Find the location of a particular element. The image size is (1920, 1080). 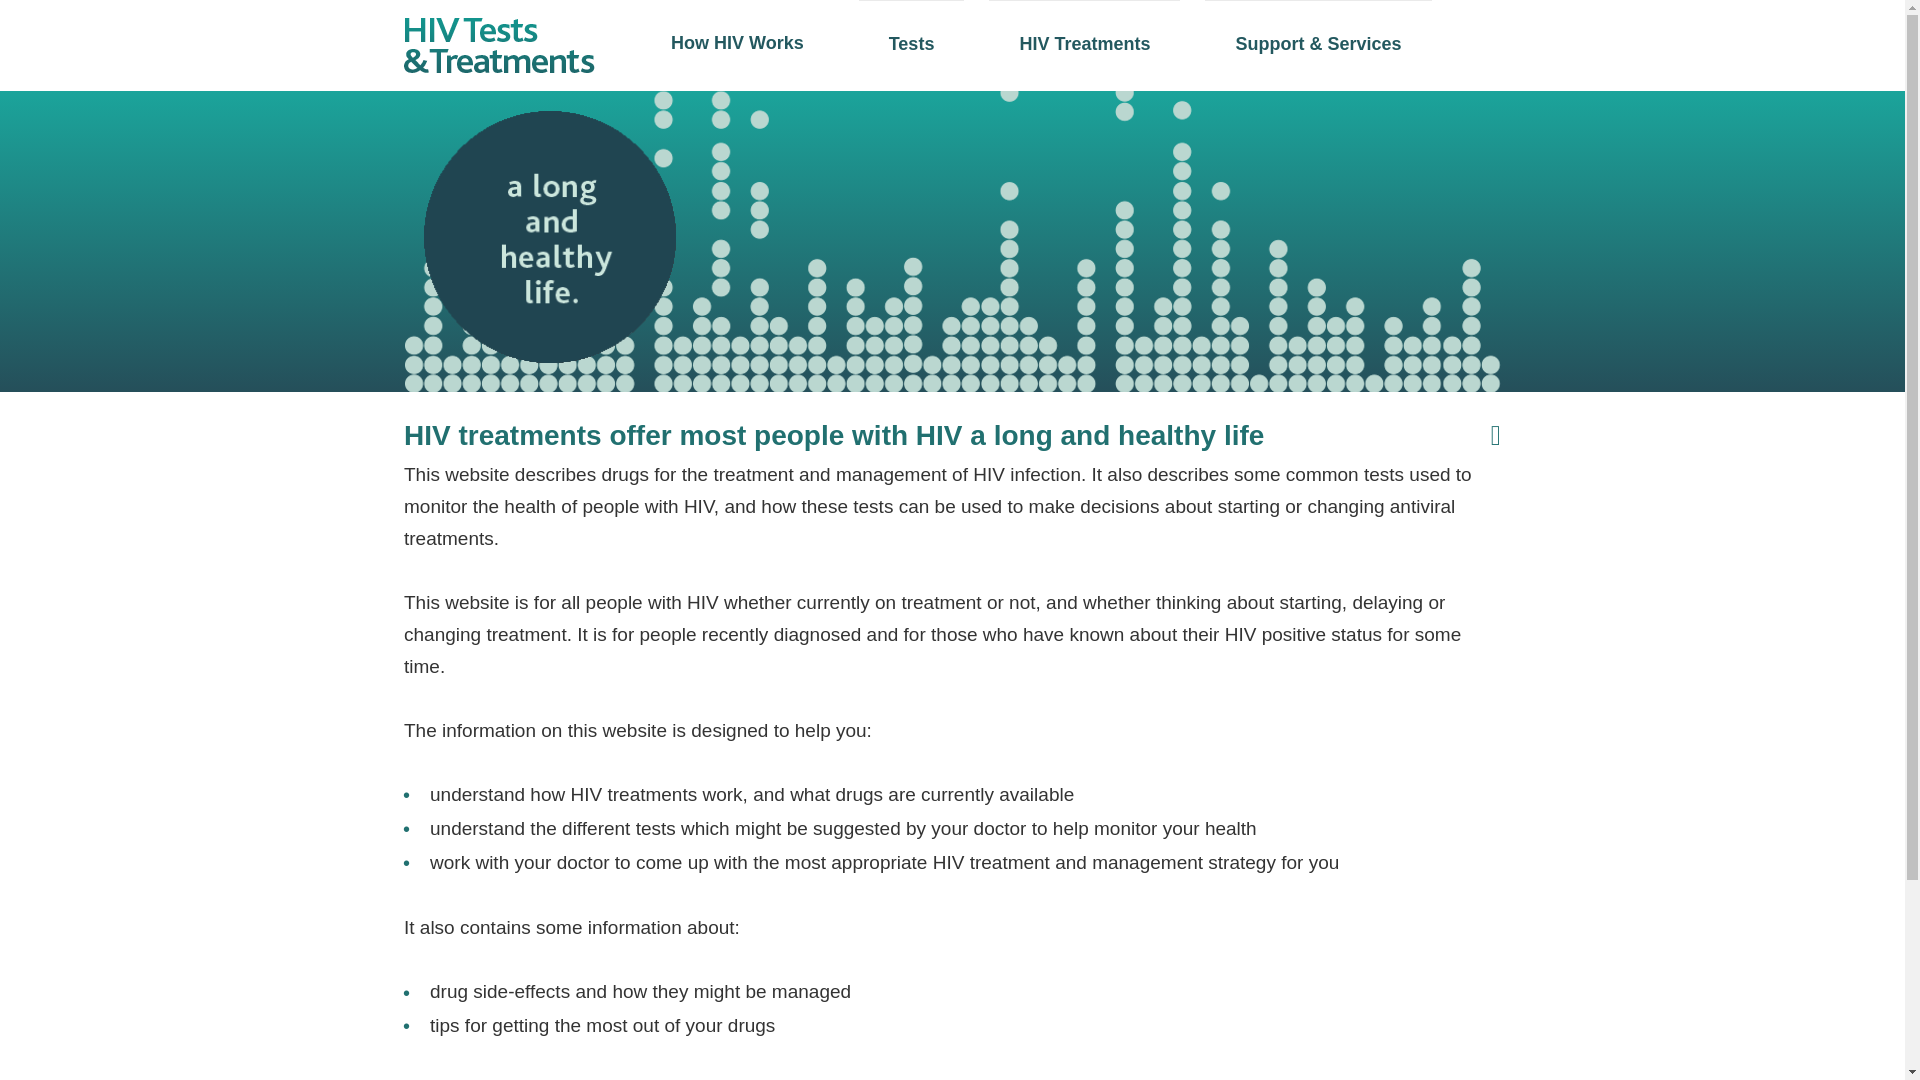

'HIV Treatments' is located at coordinates (1083, 43).